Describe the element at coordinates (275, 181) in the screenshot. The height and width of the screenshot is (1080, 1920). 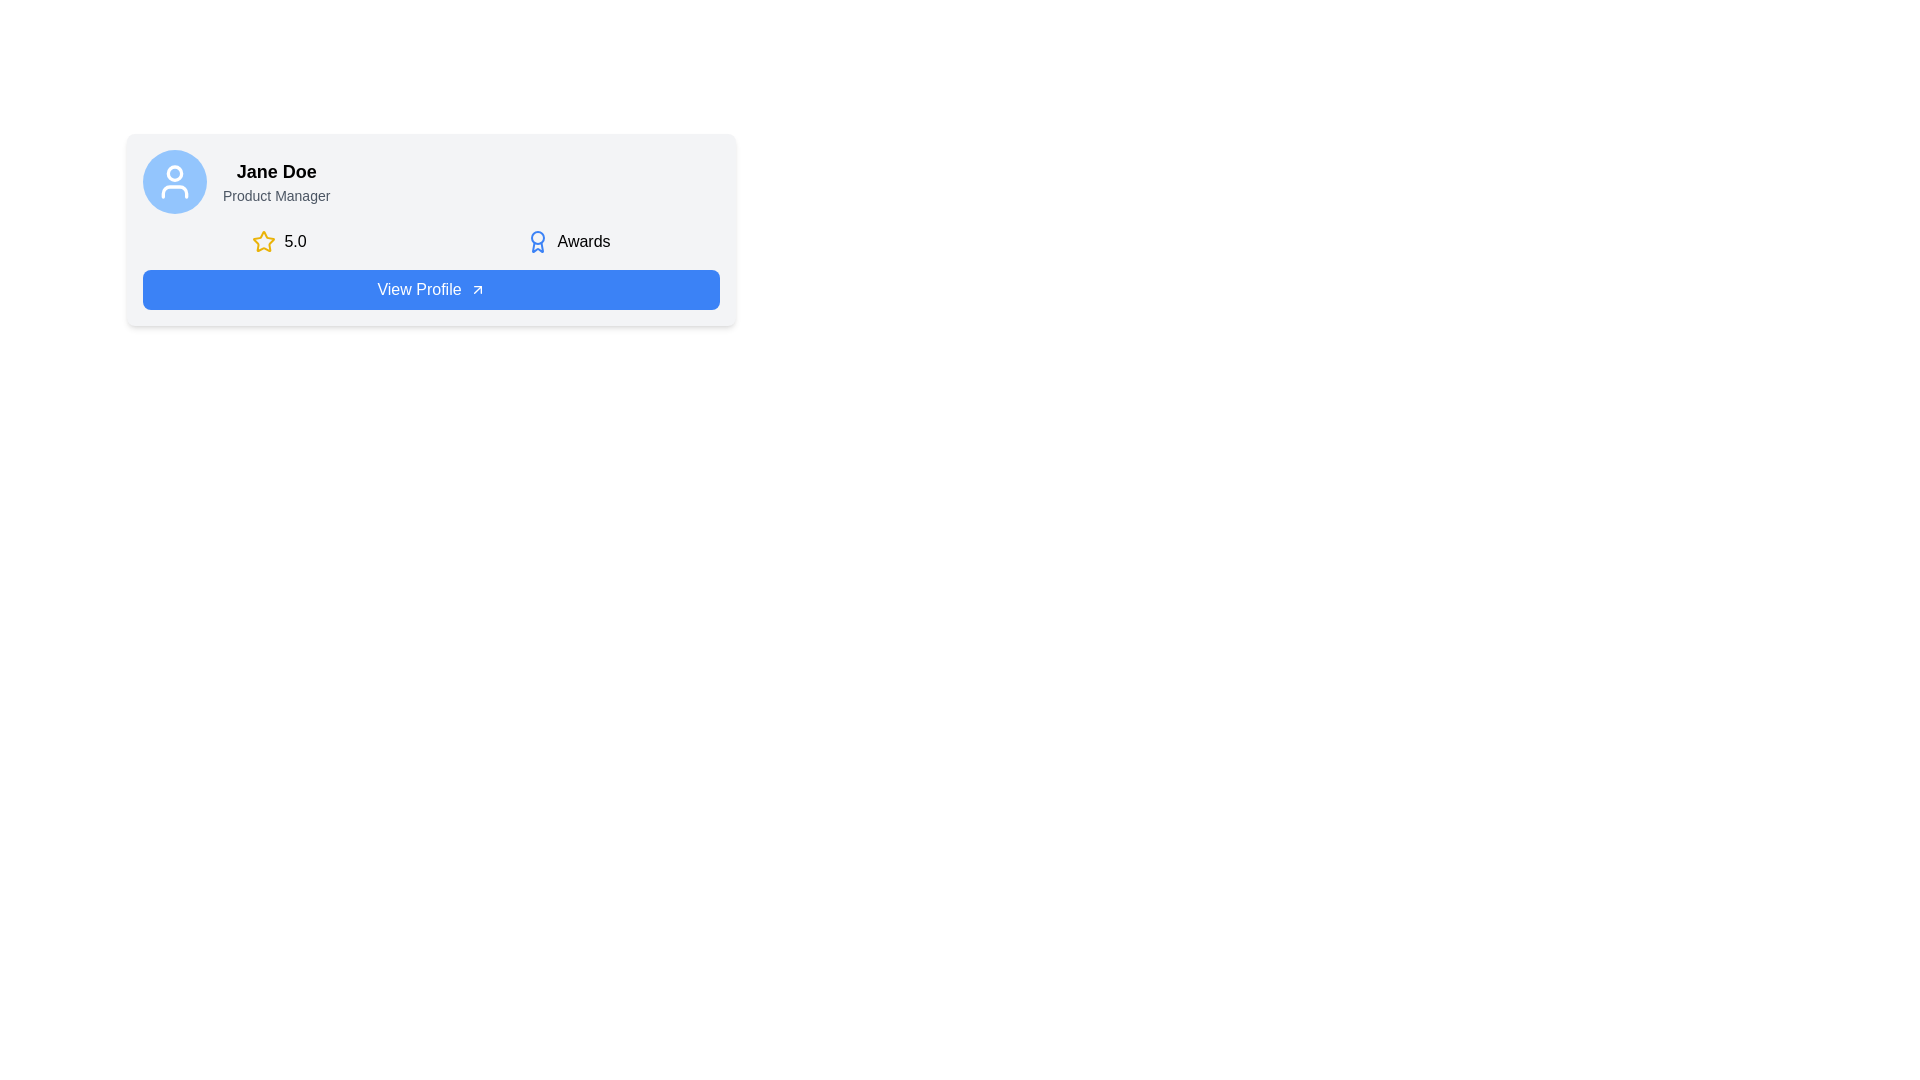
I see `the Static Text Block displaying 'Jane Doe' and 'Product Manager'` at that location.